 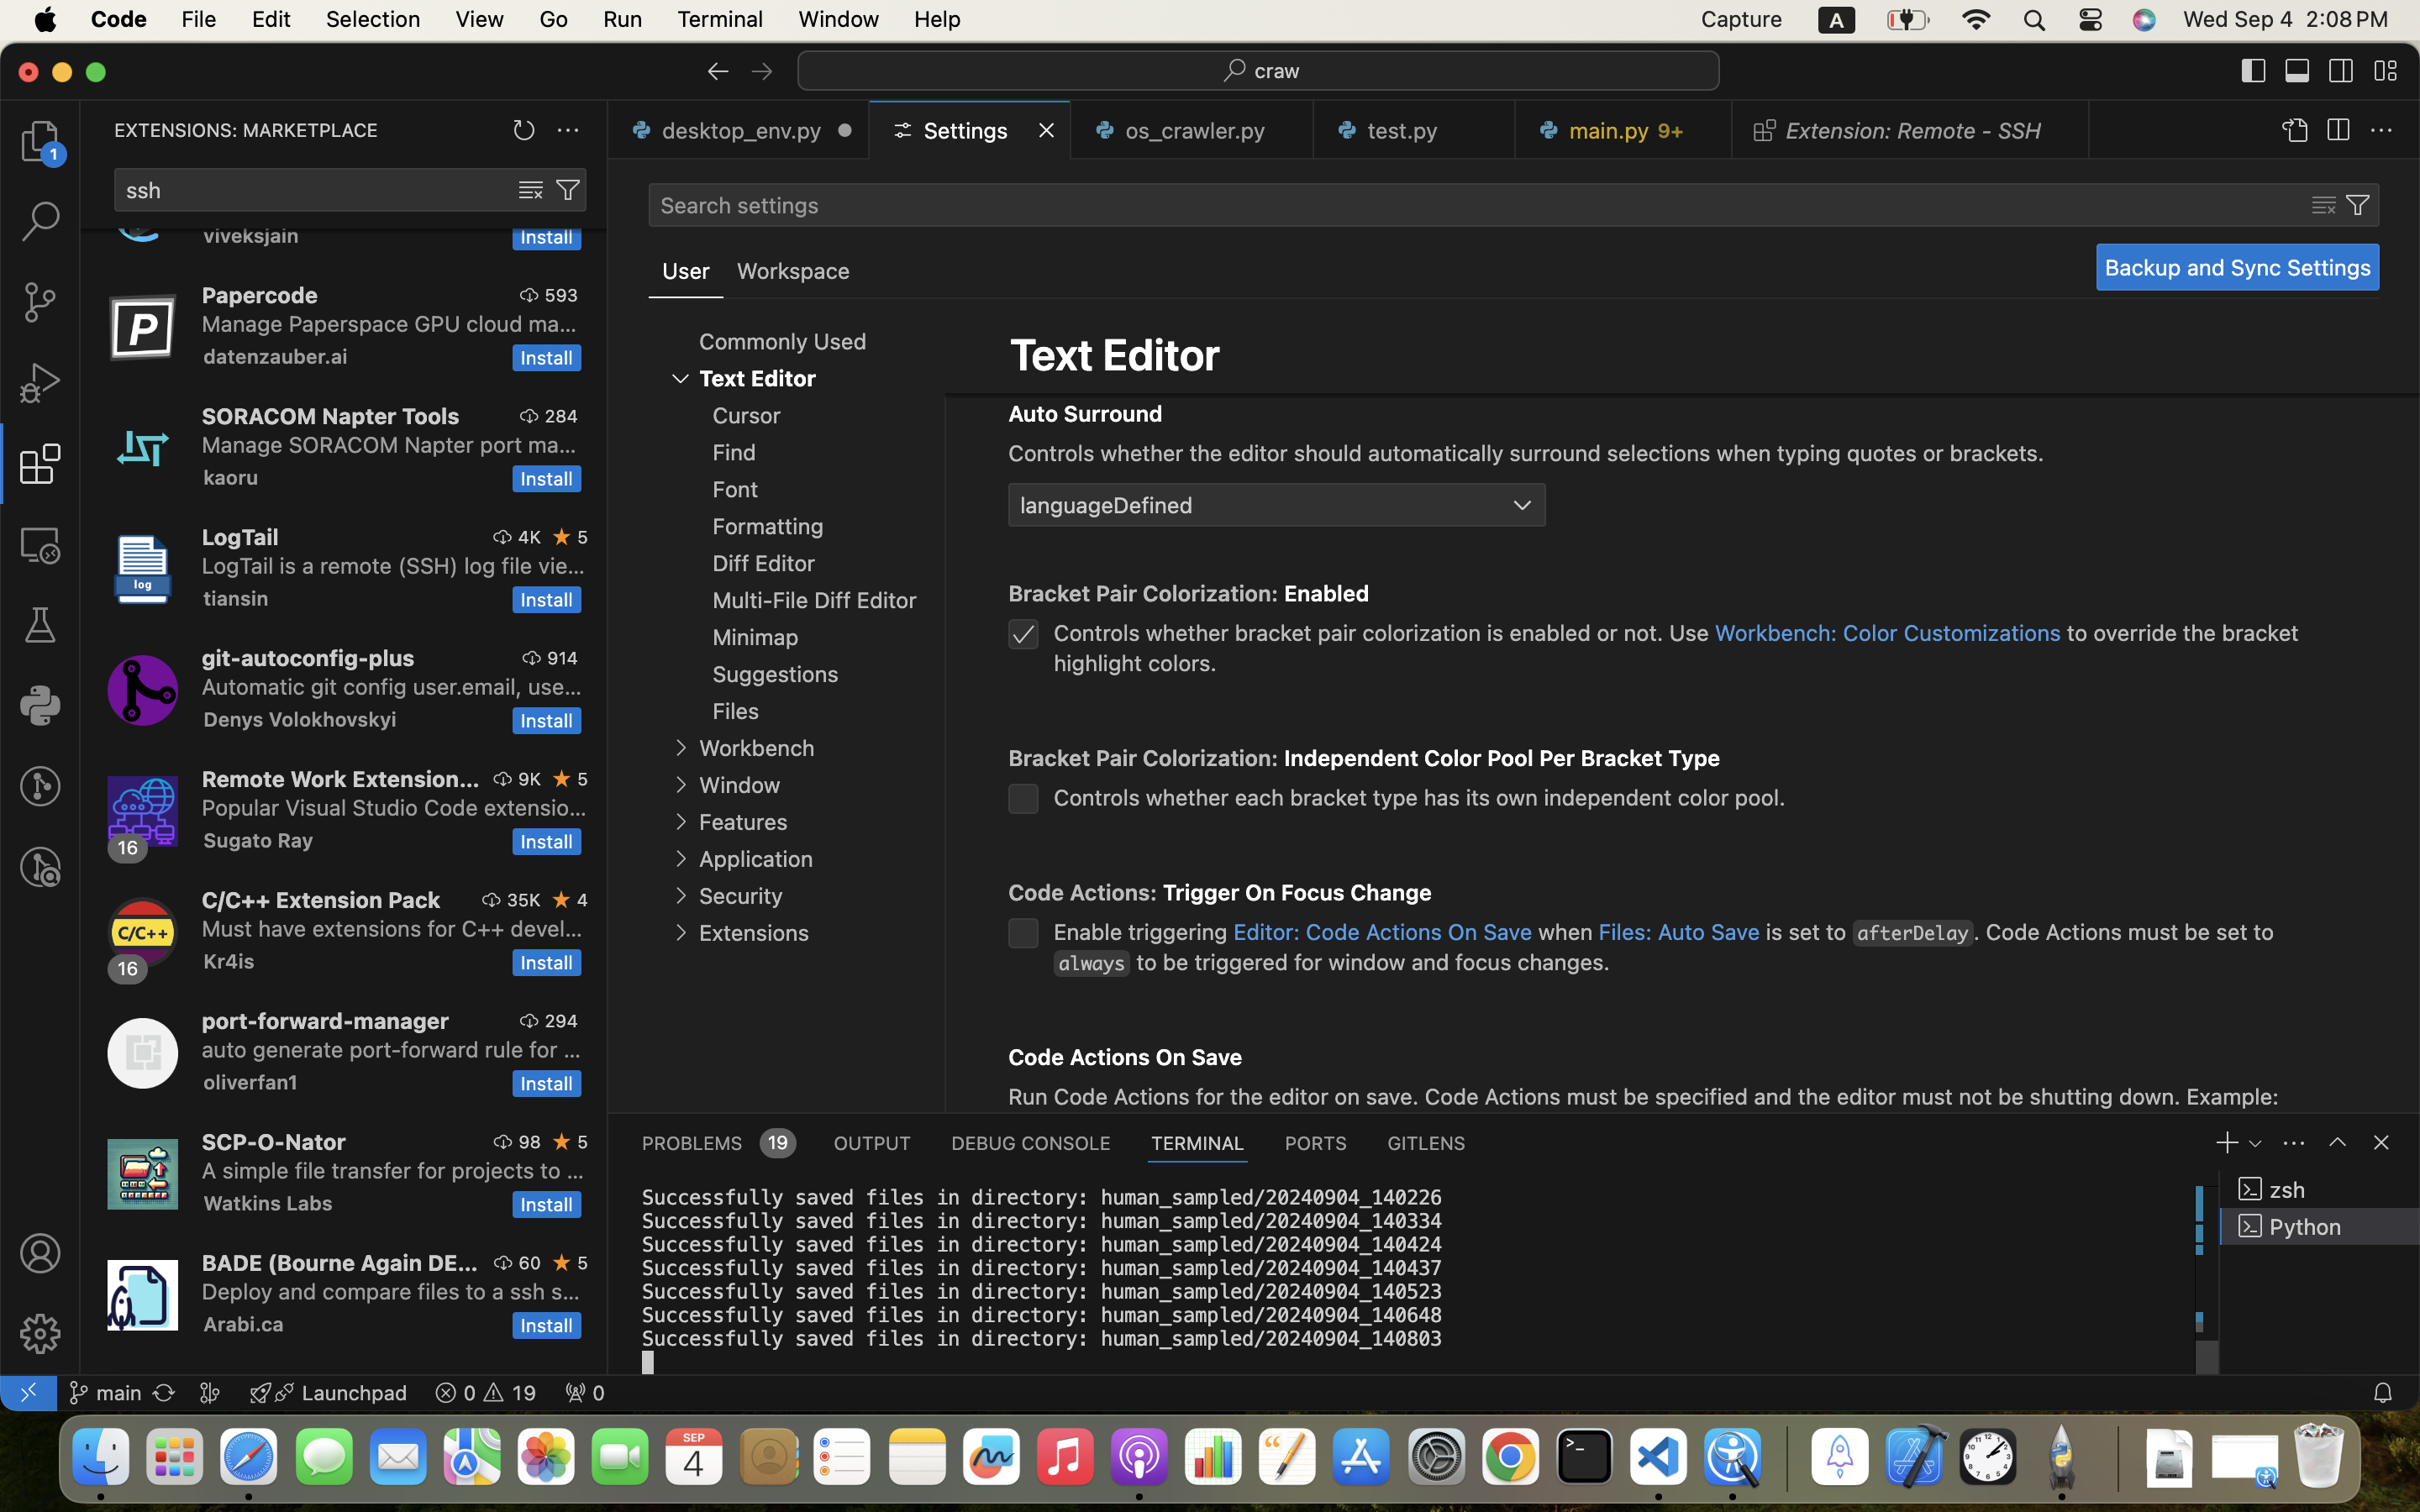 I want to click on 'craw', so click(x=1276, y=70).